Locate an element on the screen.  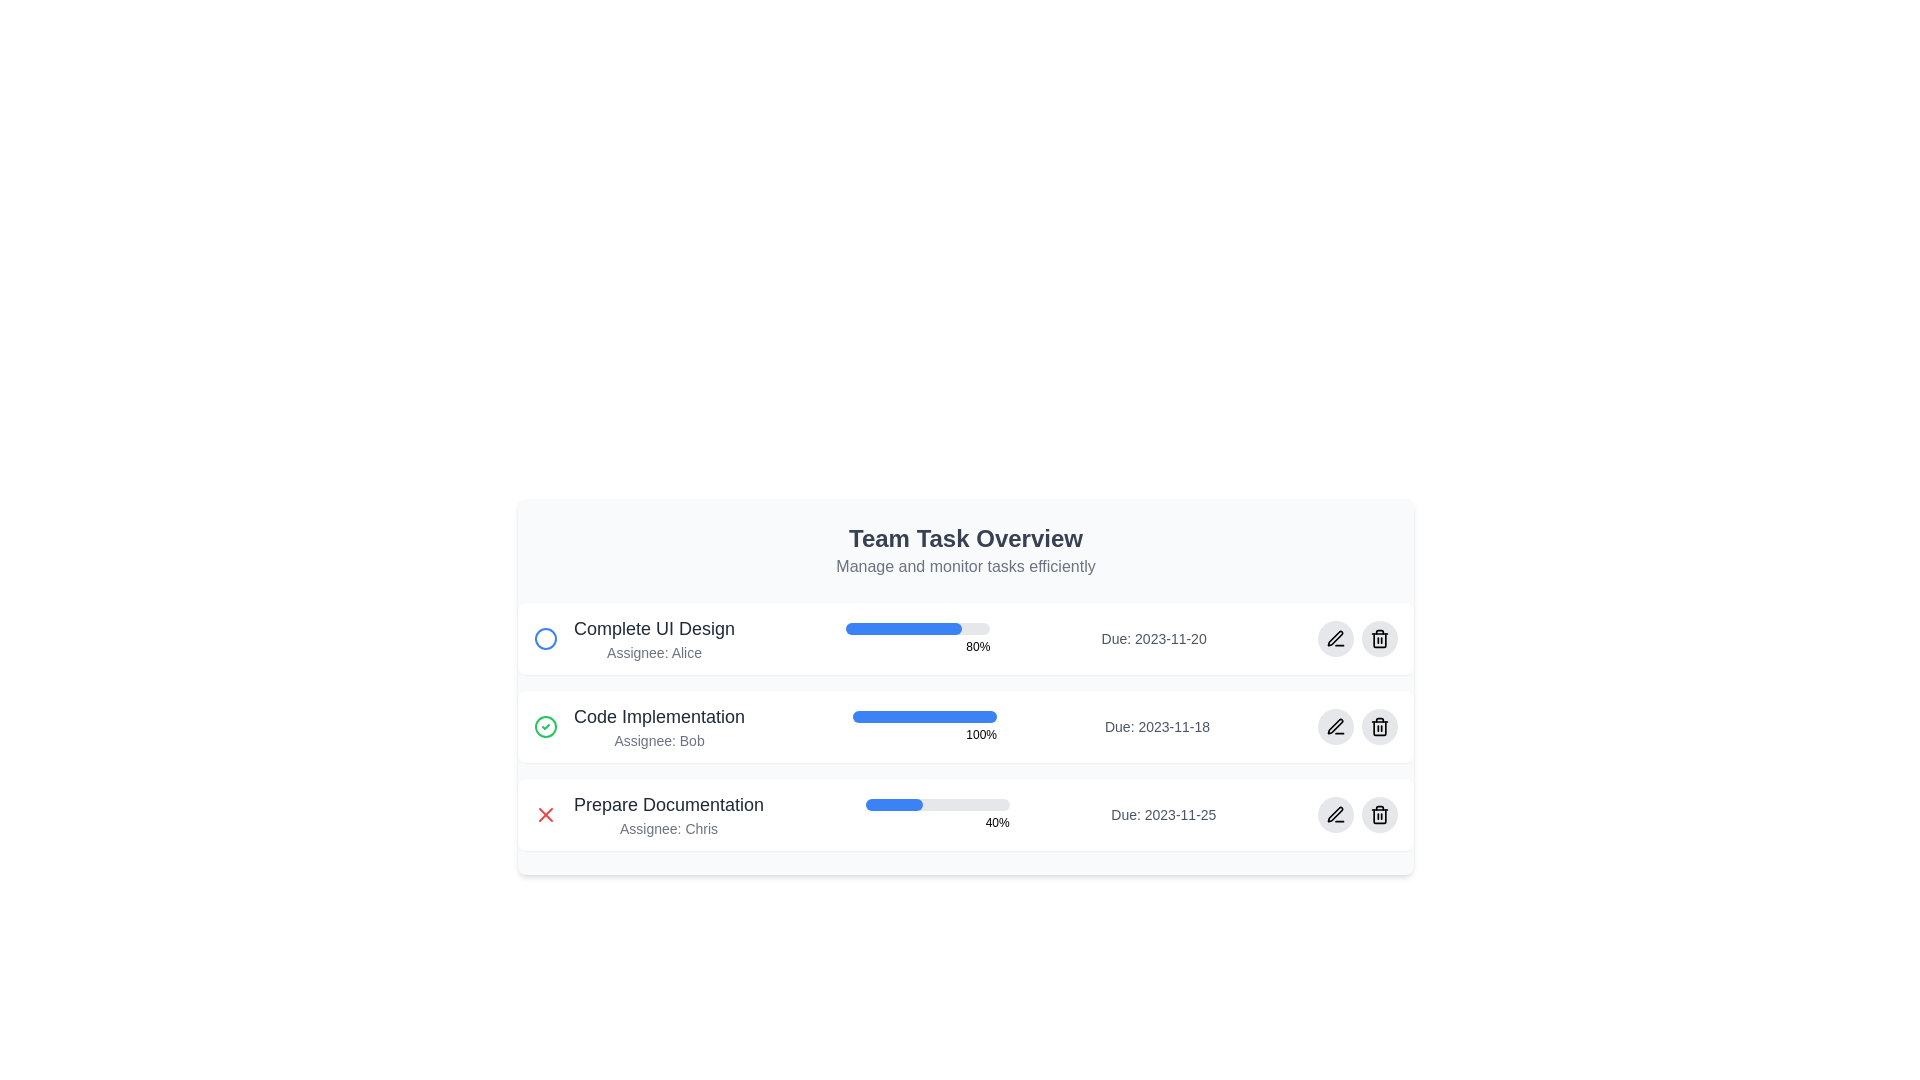
to select the third task entry in the task management interface, which provides details about the task such as title, assignee, and due date is located at coordinates (965, 814).